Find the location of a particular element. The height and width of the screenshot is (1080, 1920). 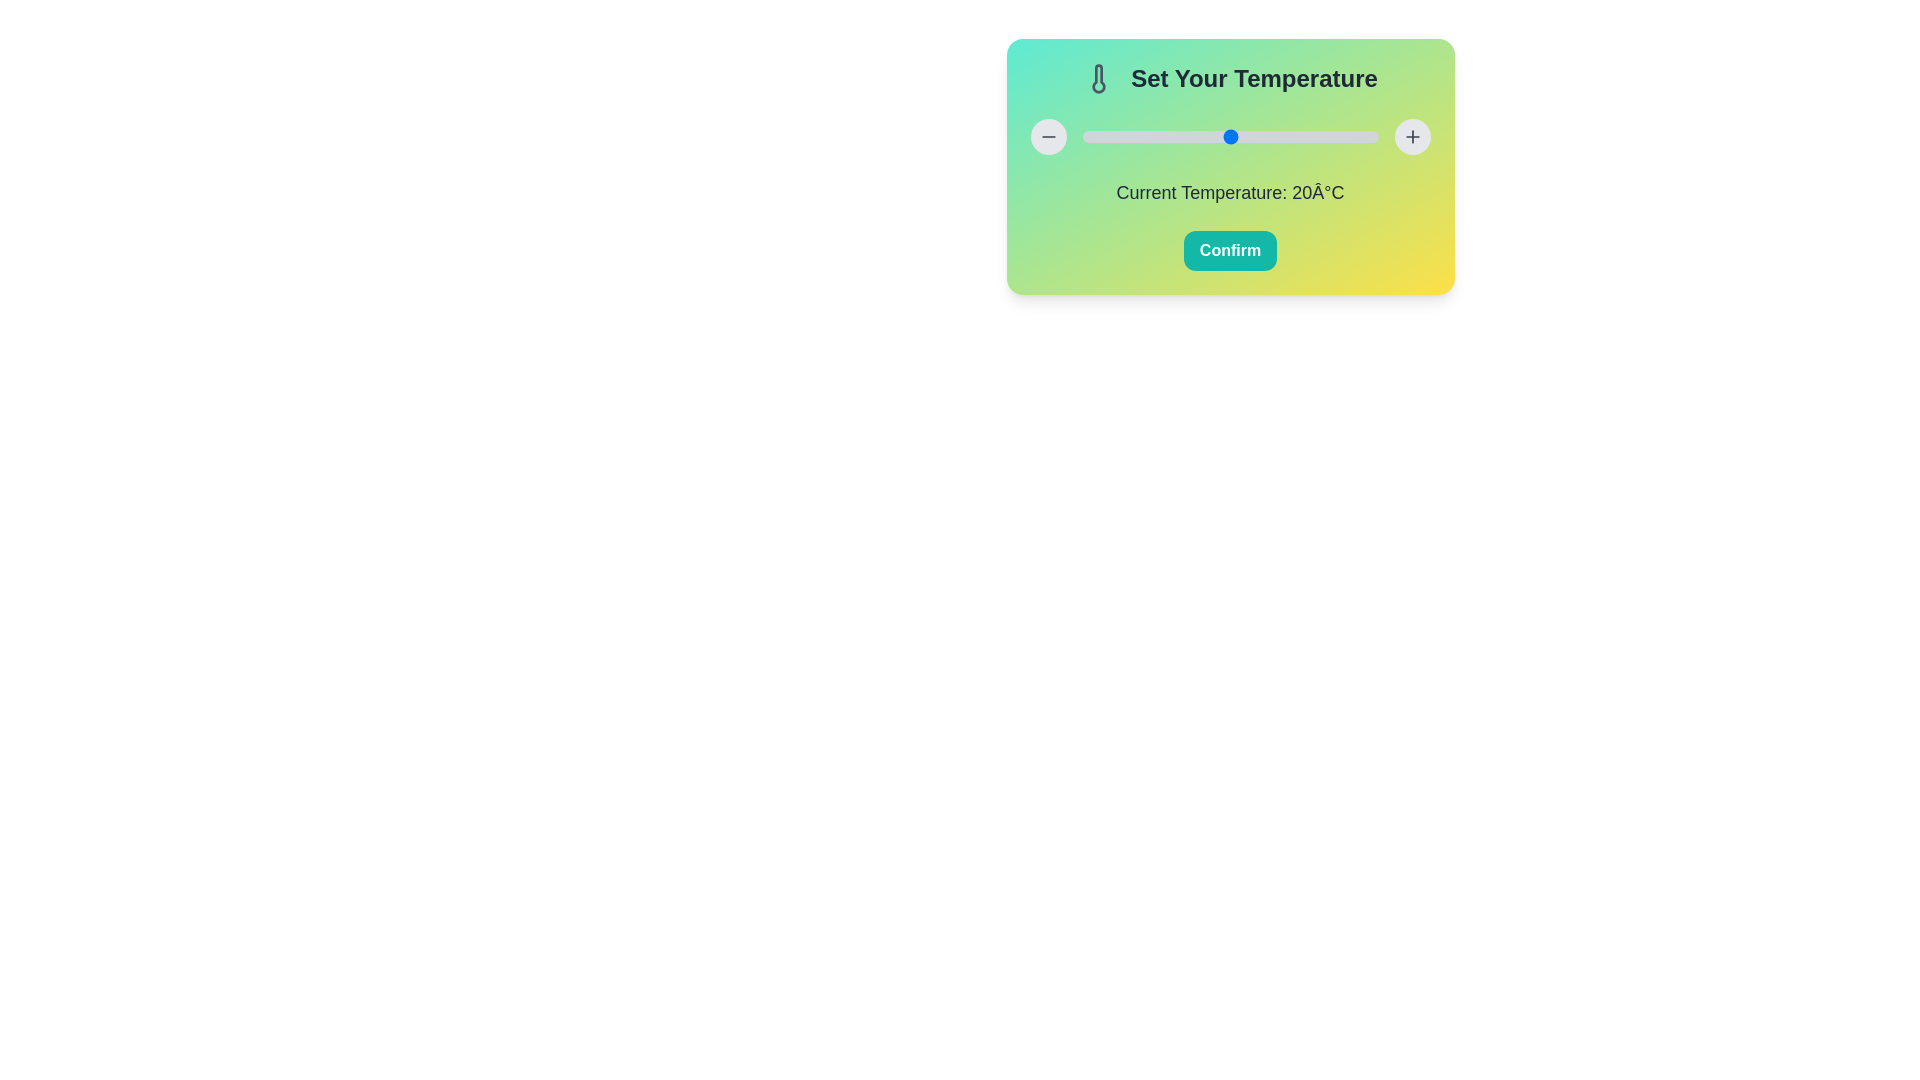

the temperature slider to set the temperature to 30°C is located at coordinates (1304, 136).